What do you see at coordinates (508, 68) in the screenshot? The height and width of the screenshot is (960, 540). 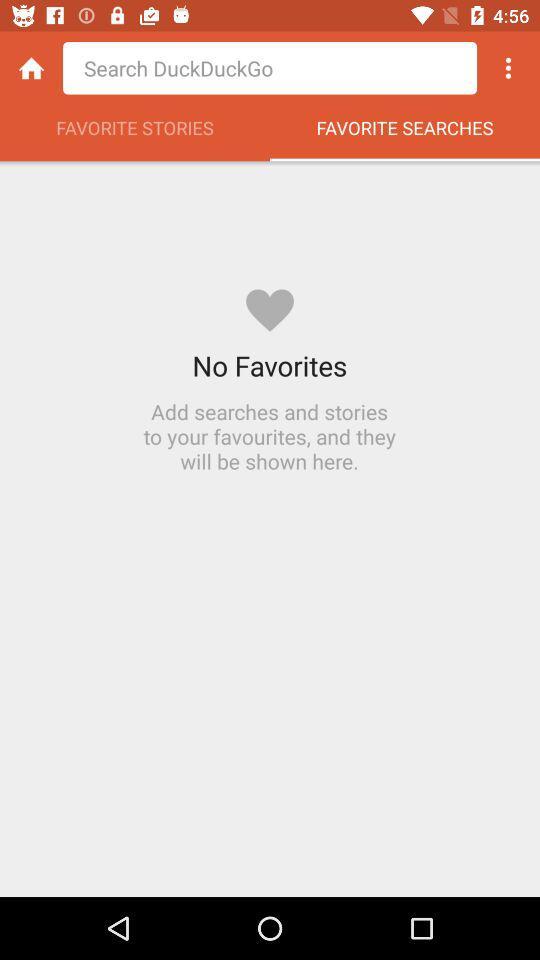 I see `more` at bounding box center [508, 68].